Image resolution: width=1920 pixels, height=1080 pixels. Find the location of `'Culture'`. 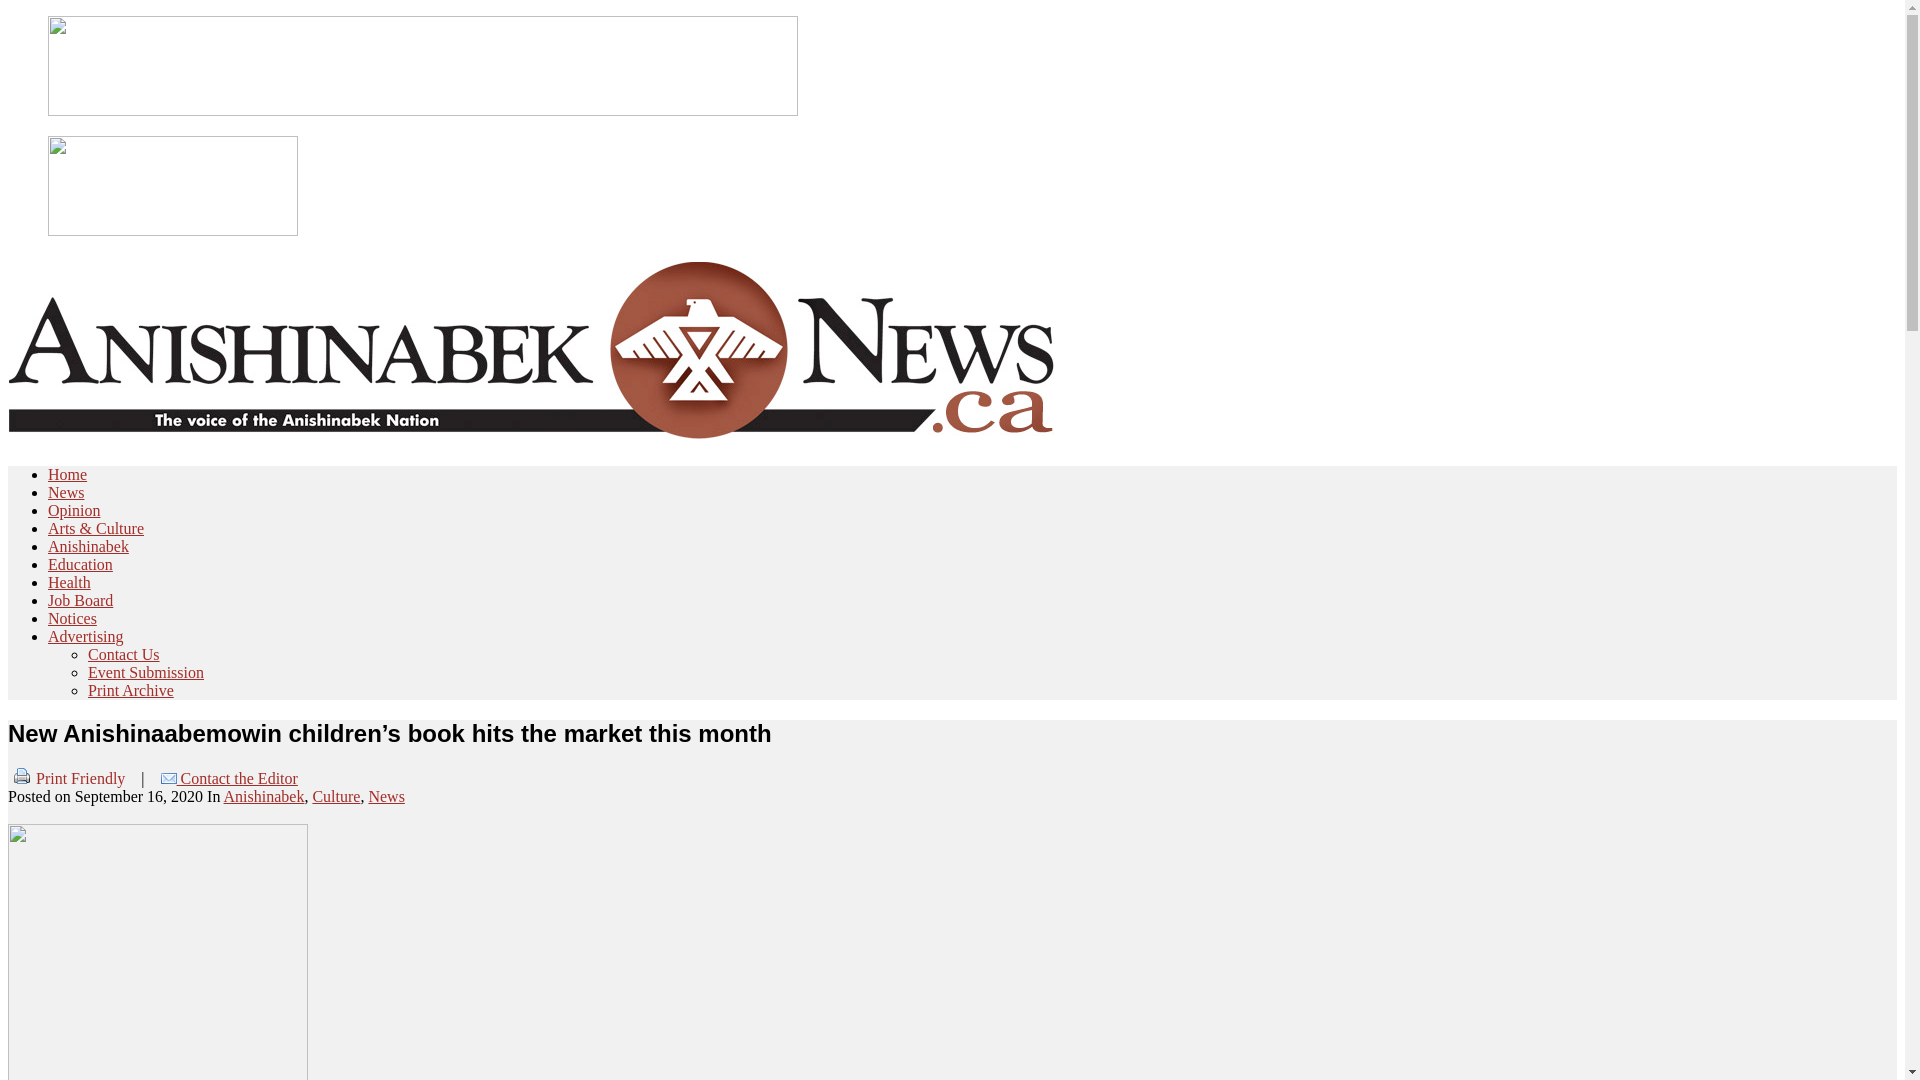

'Culture' is located at coordinates (336, 795).